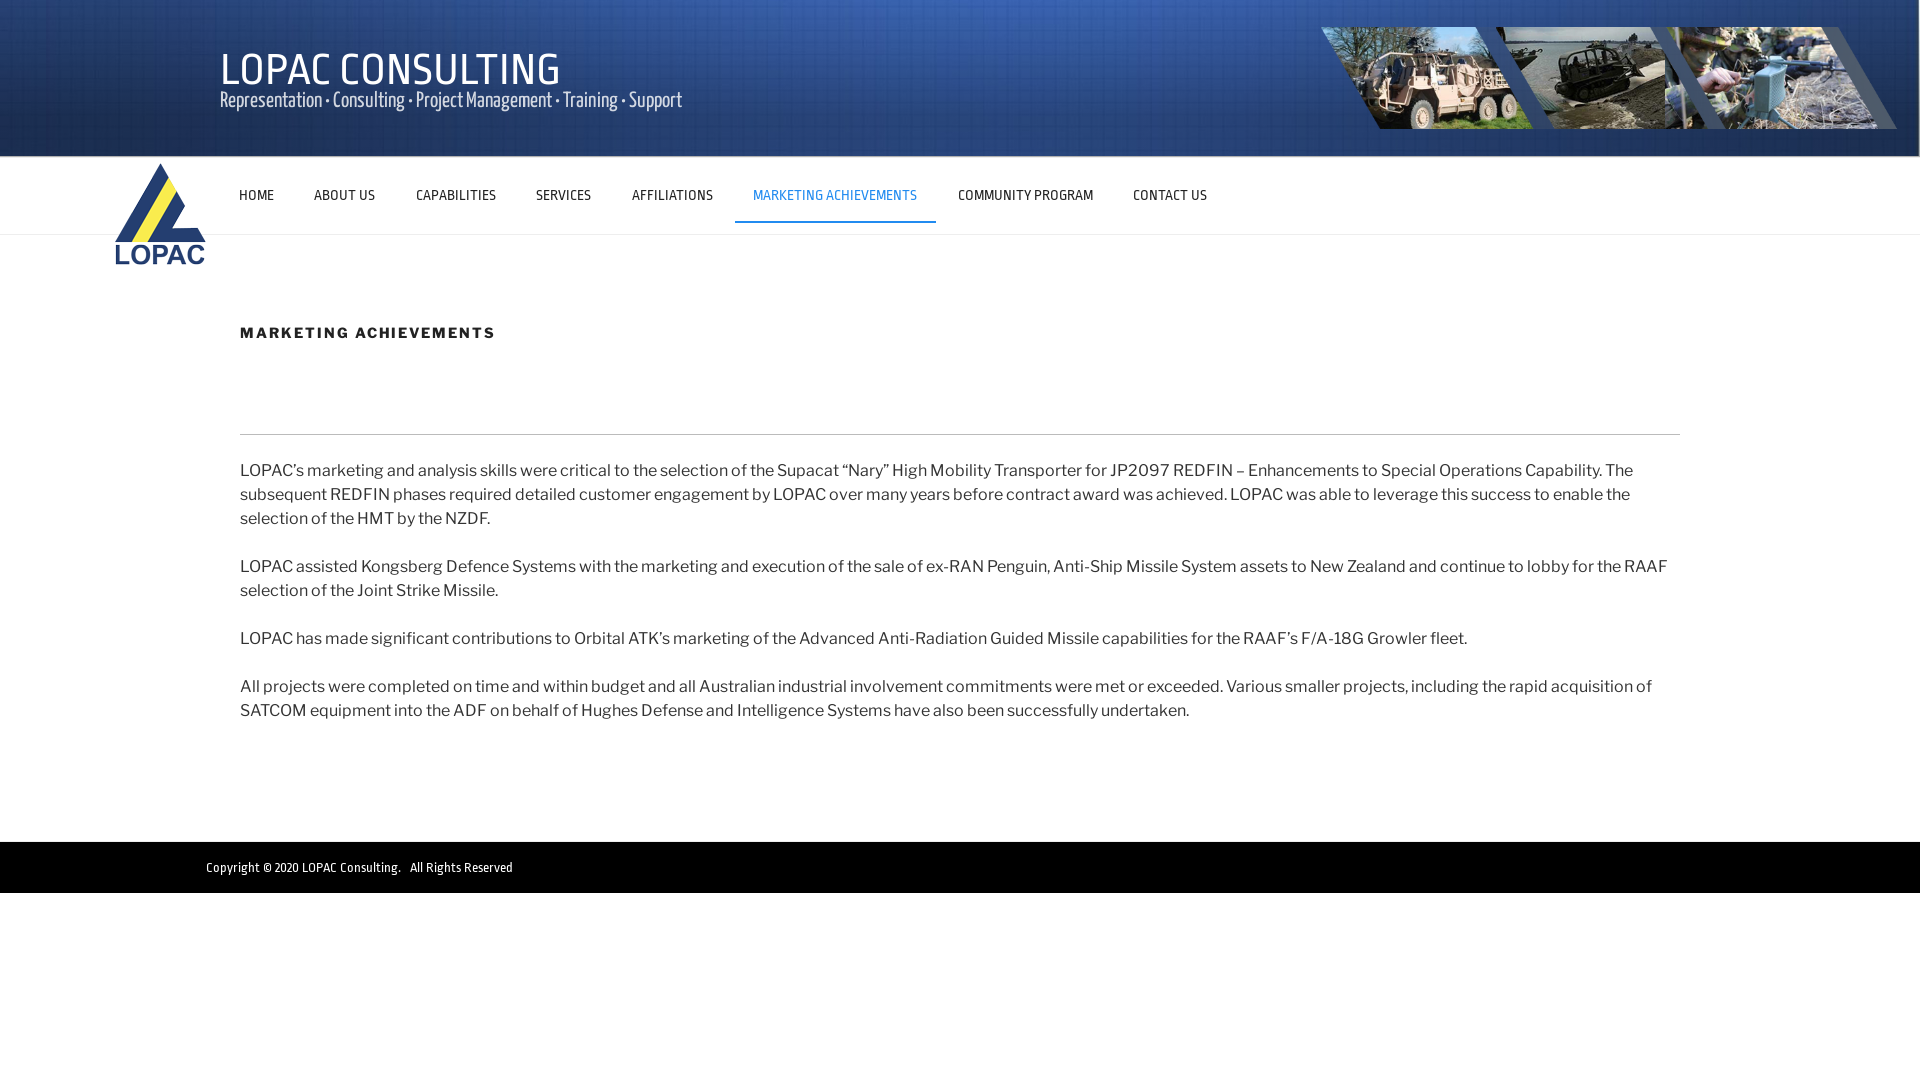  I want to click on 'LOPAC CONSULTING', so click(390, 68).